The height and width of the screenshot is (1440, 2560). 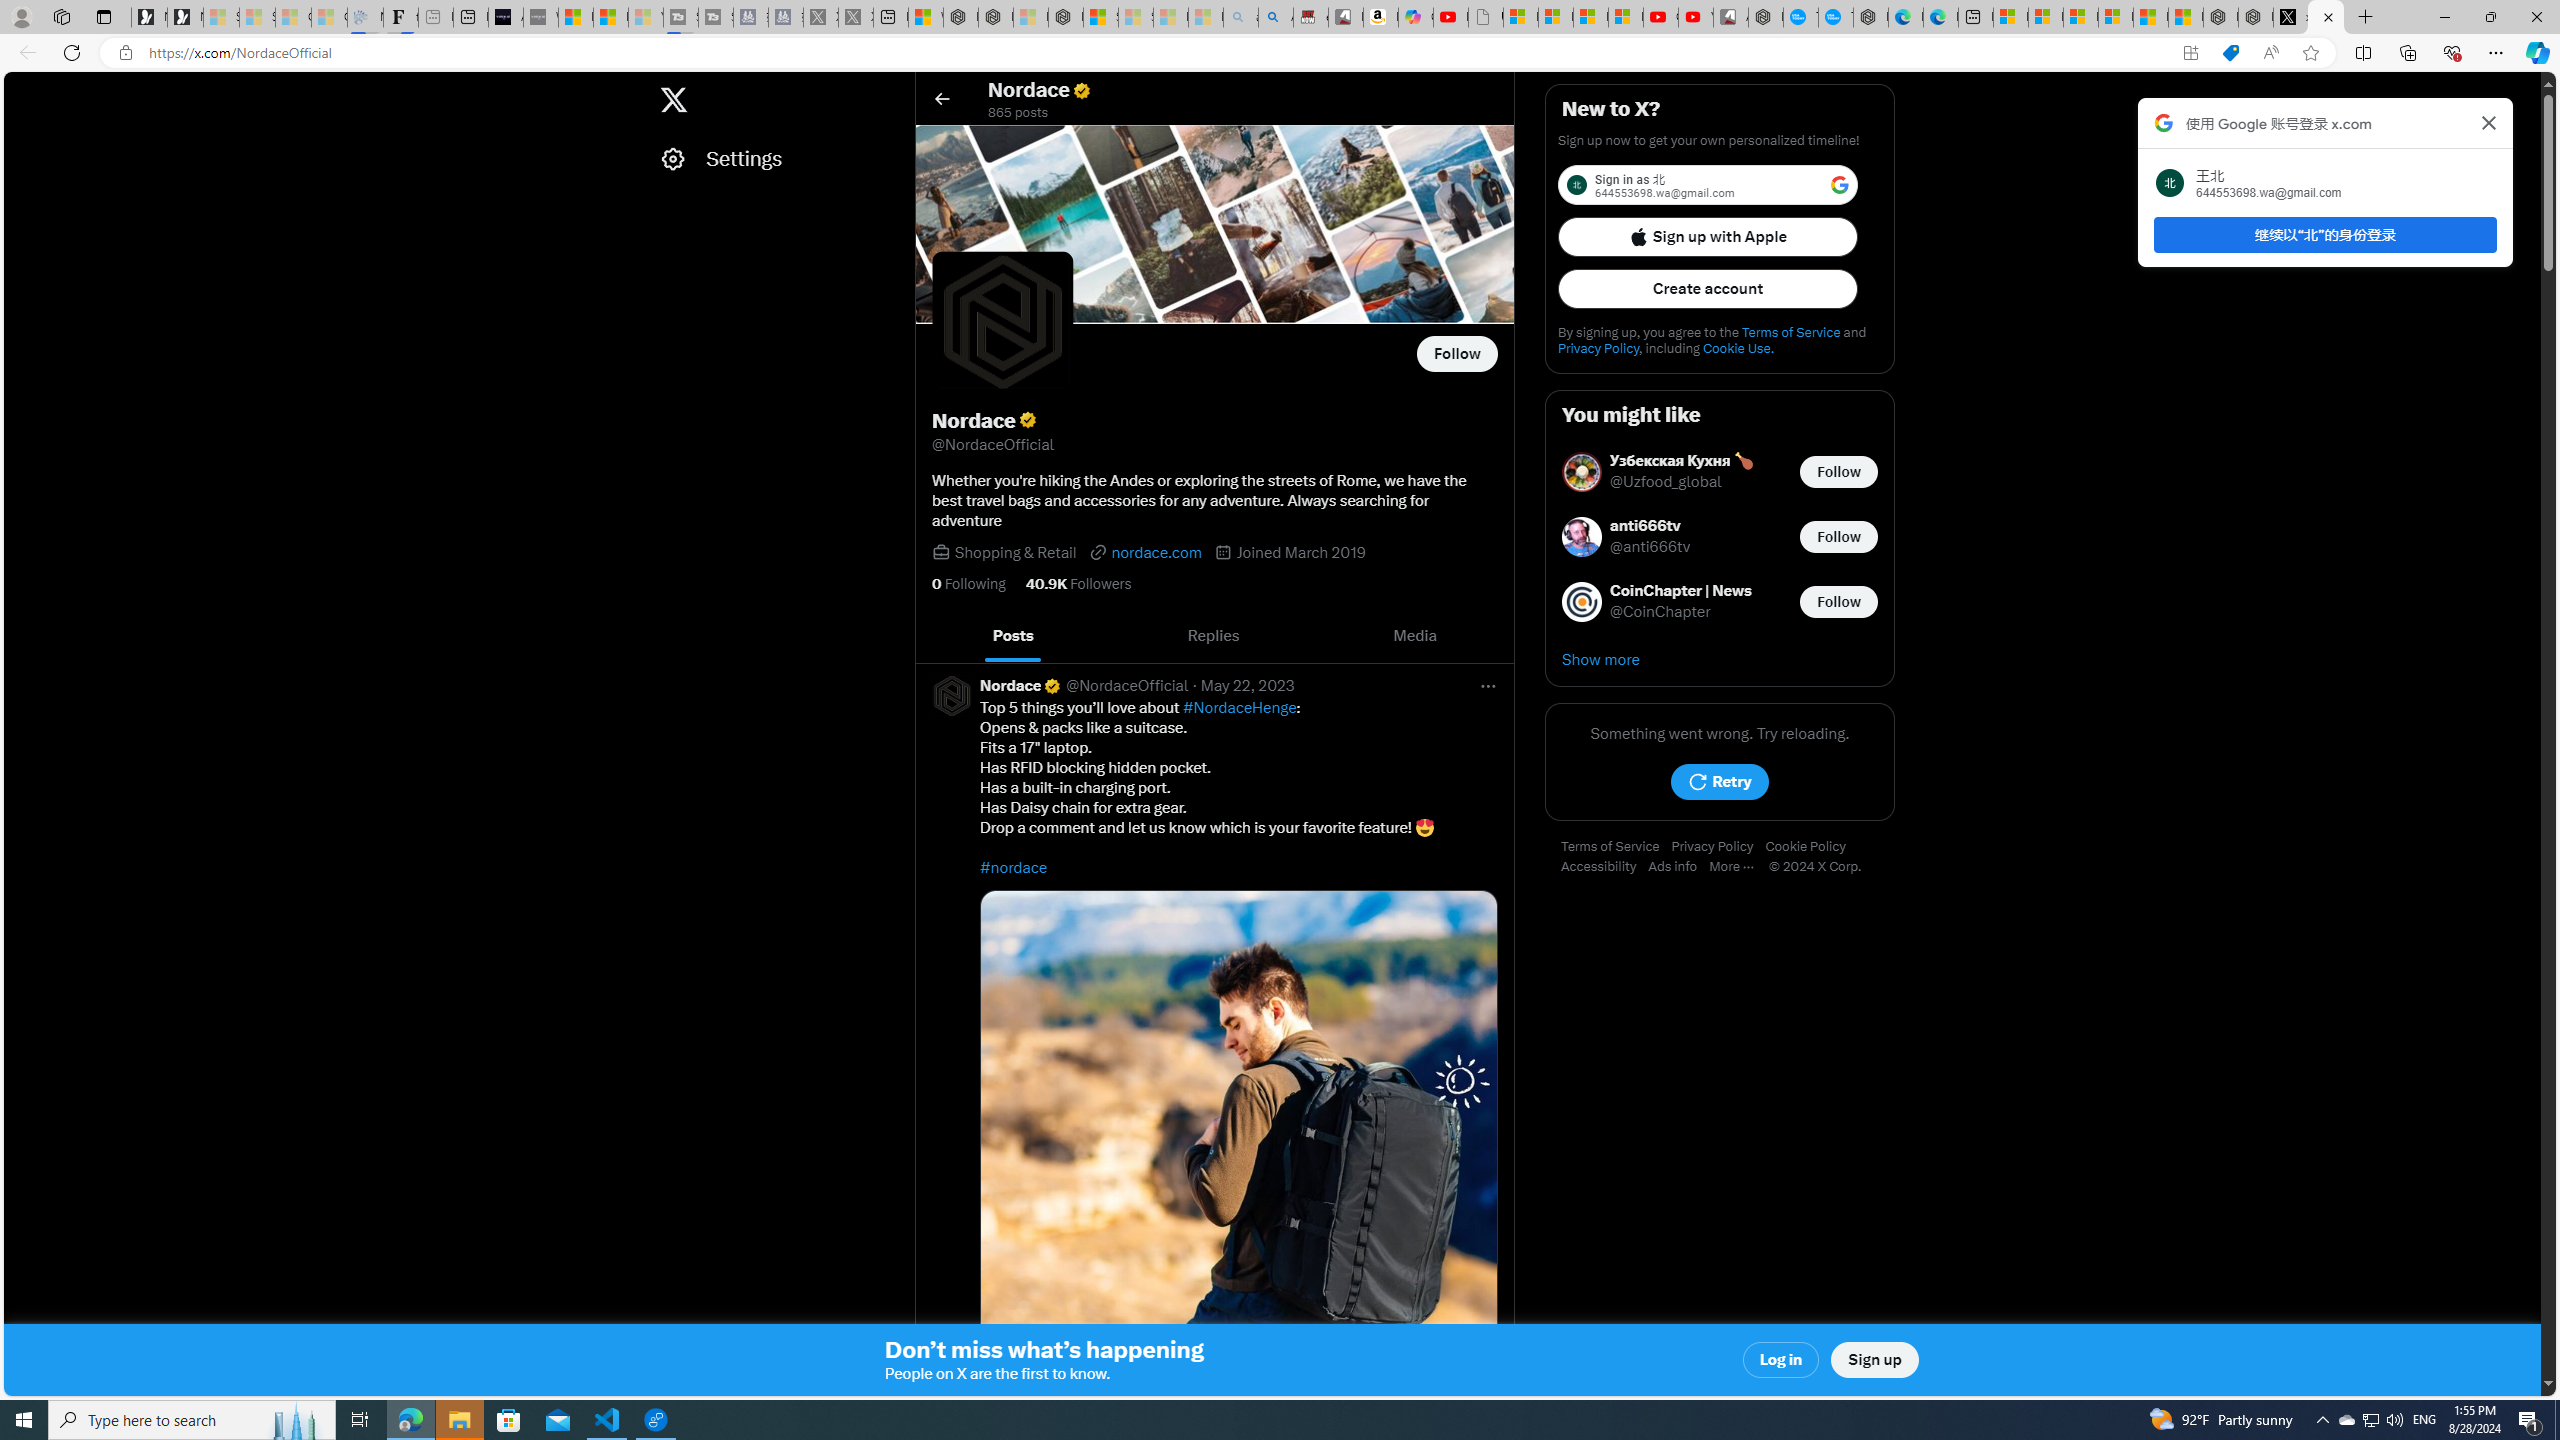 What do you see at coordinates (1012, 866) in the screenshot?
I see `'#nordace'` at bounding box center [1012, 866].